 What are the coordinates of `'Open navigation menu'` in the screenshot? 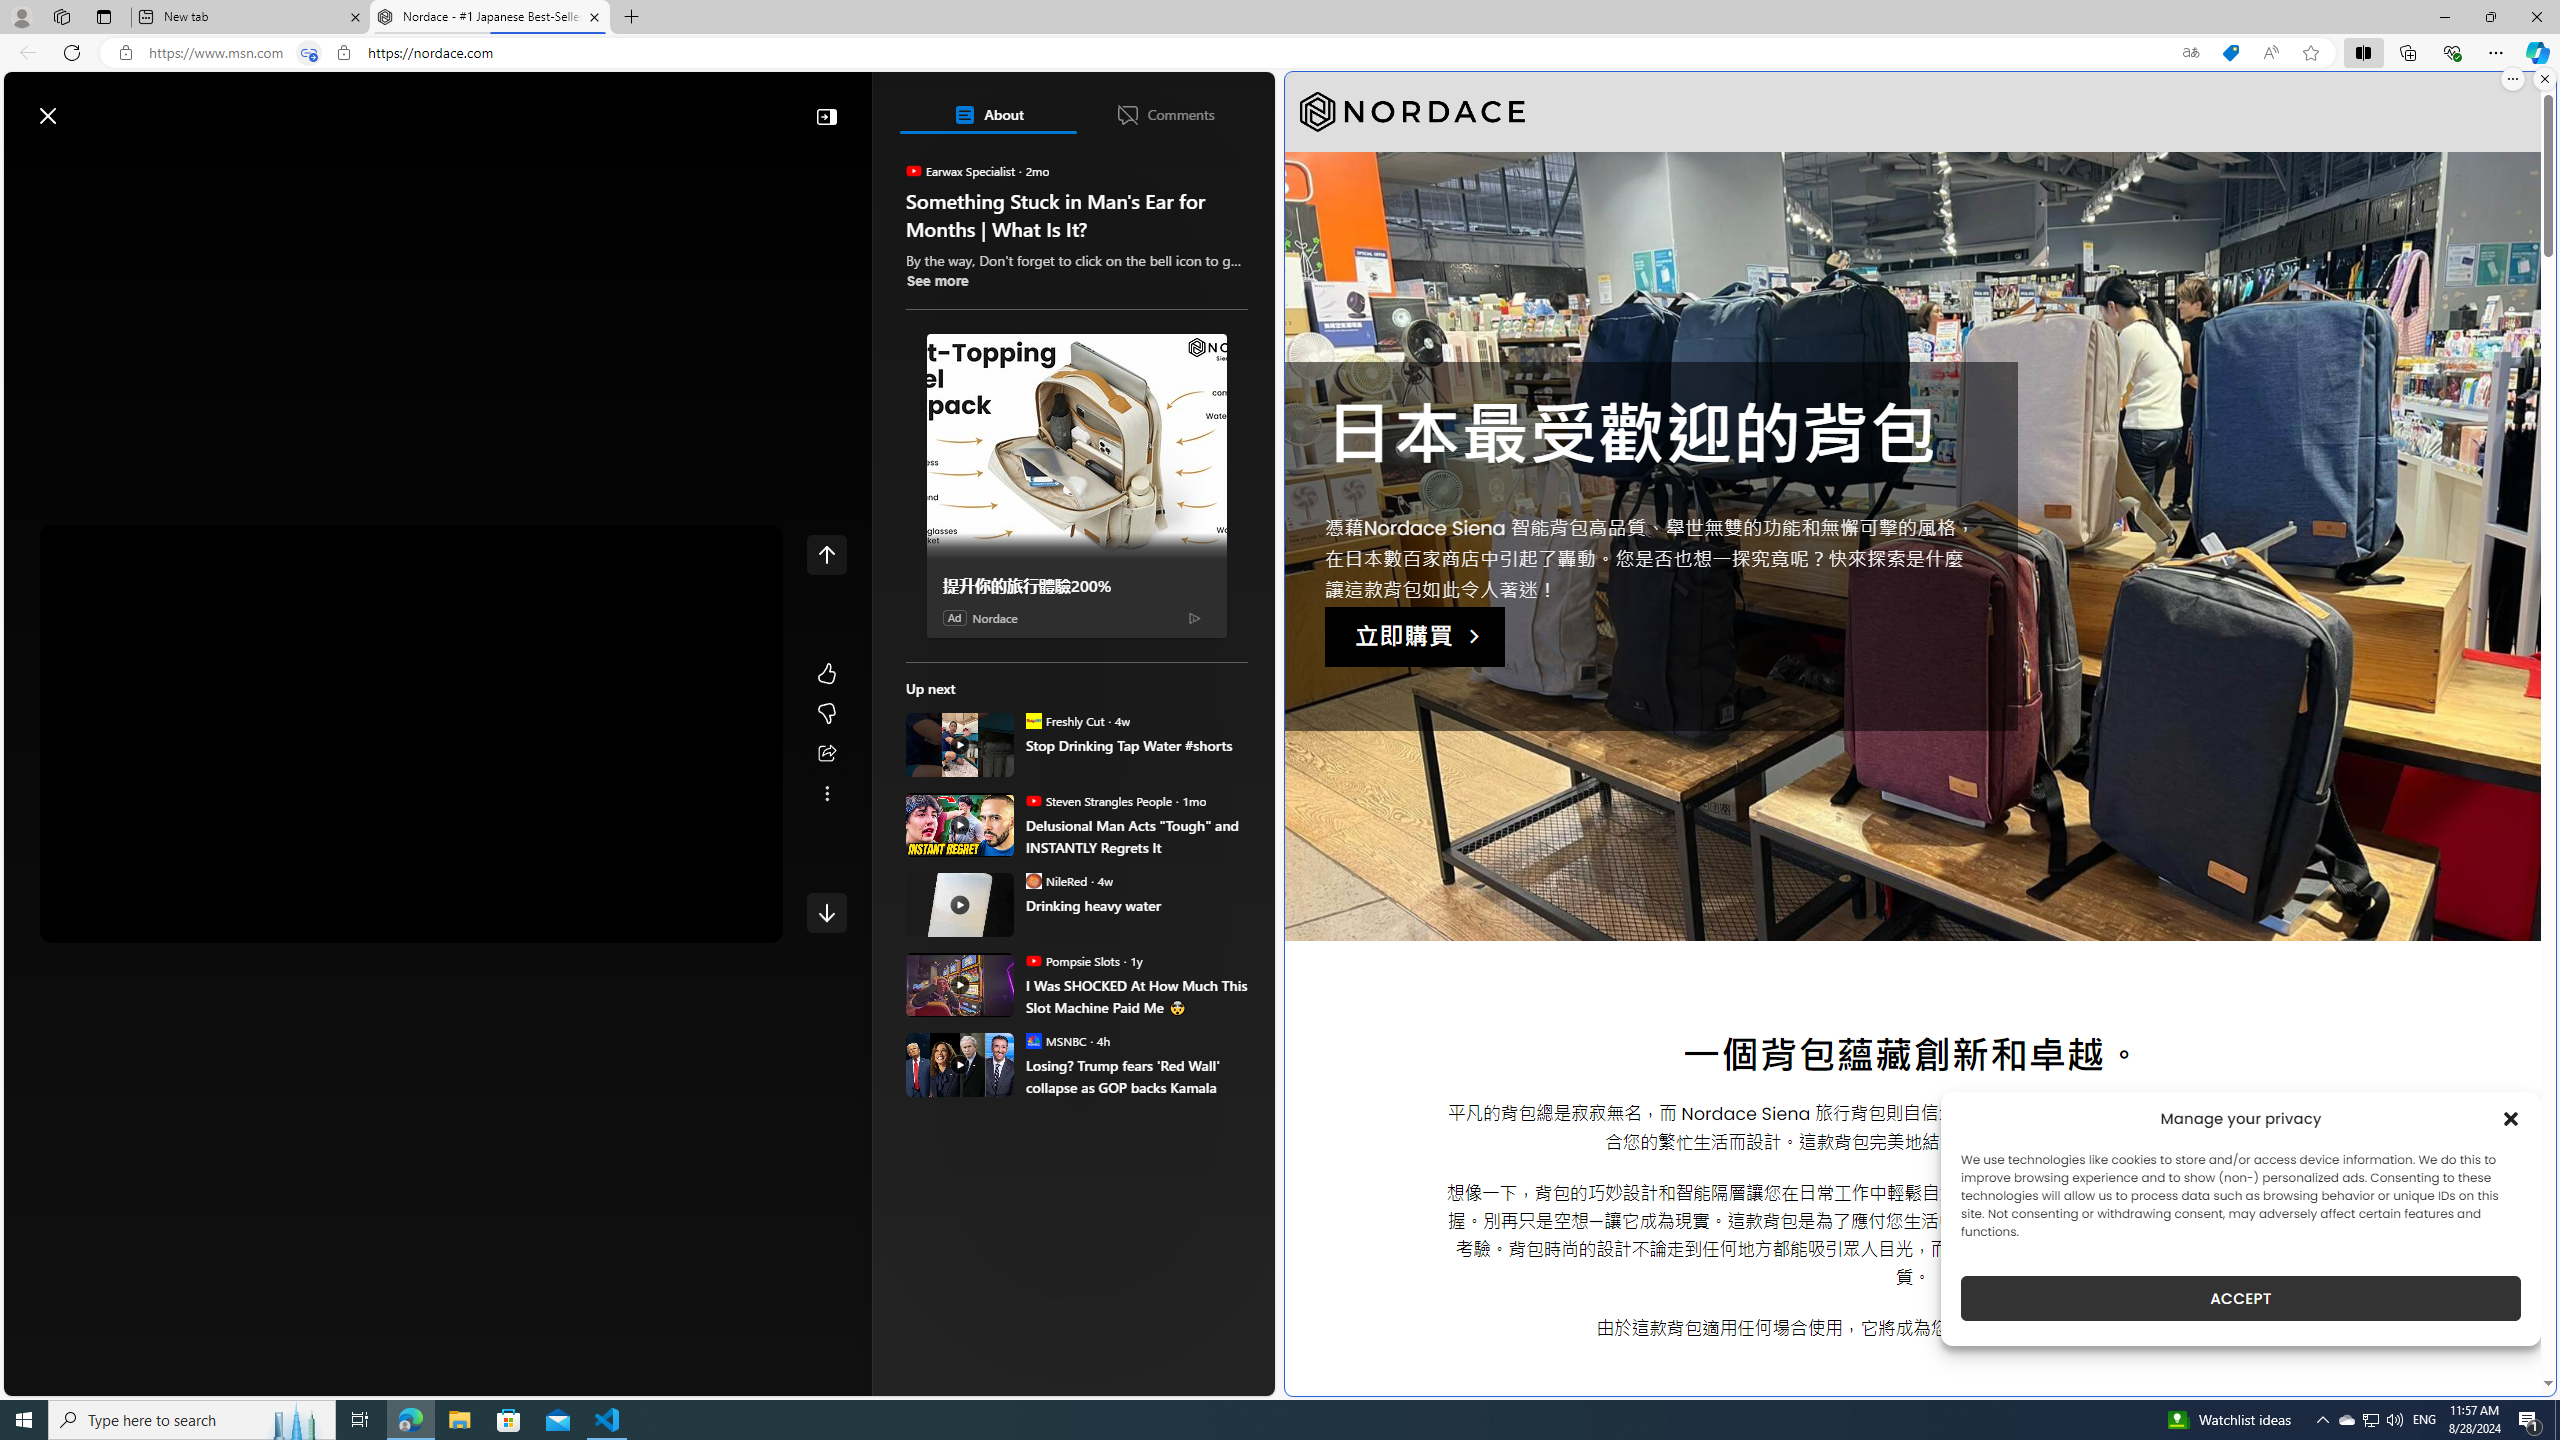 It's located at (28, 161).